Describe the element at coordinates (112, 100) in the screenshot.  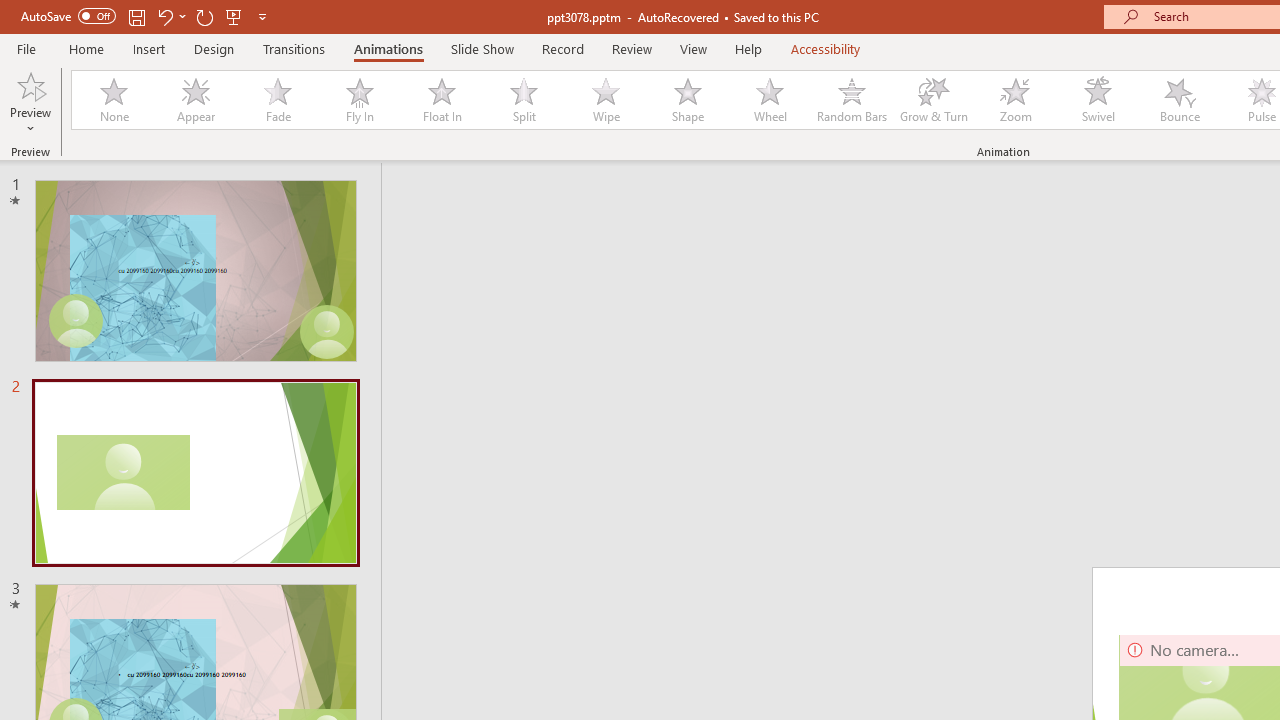
I see `'None'` at that location.